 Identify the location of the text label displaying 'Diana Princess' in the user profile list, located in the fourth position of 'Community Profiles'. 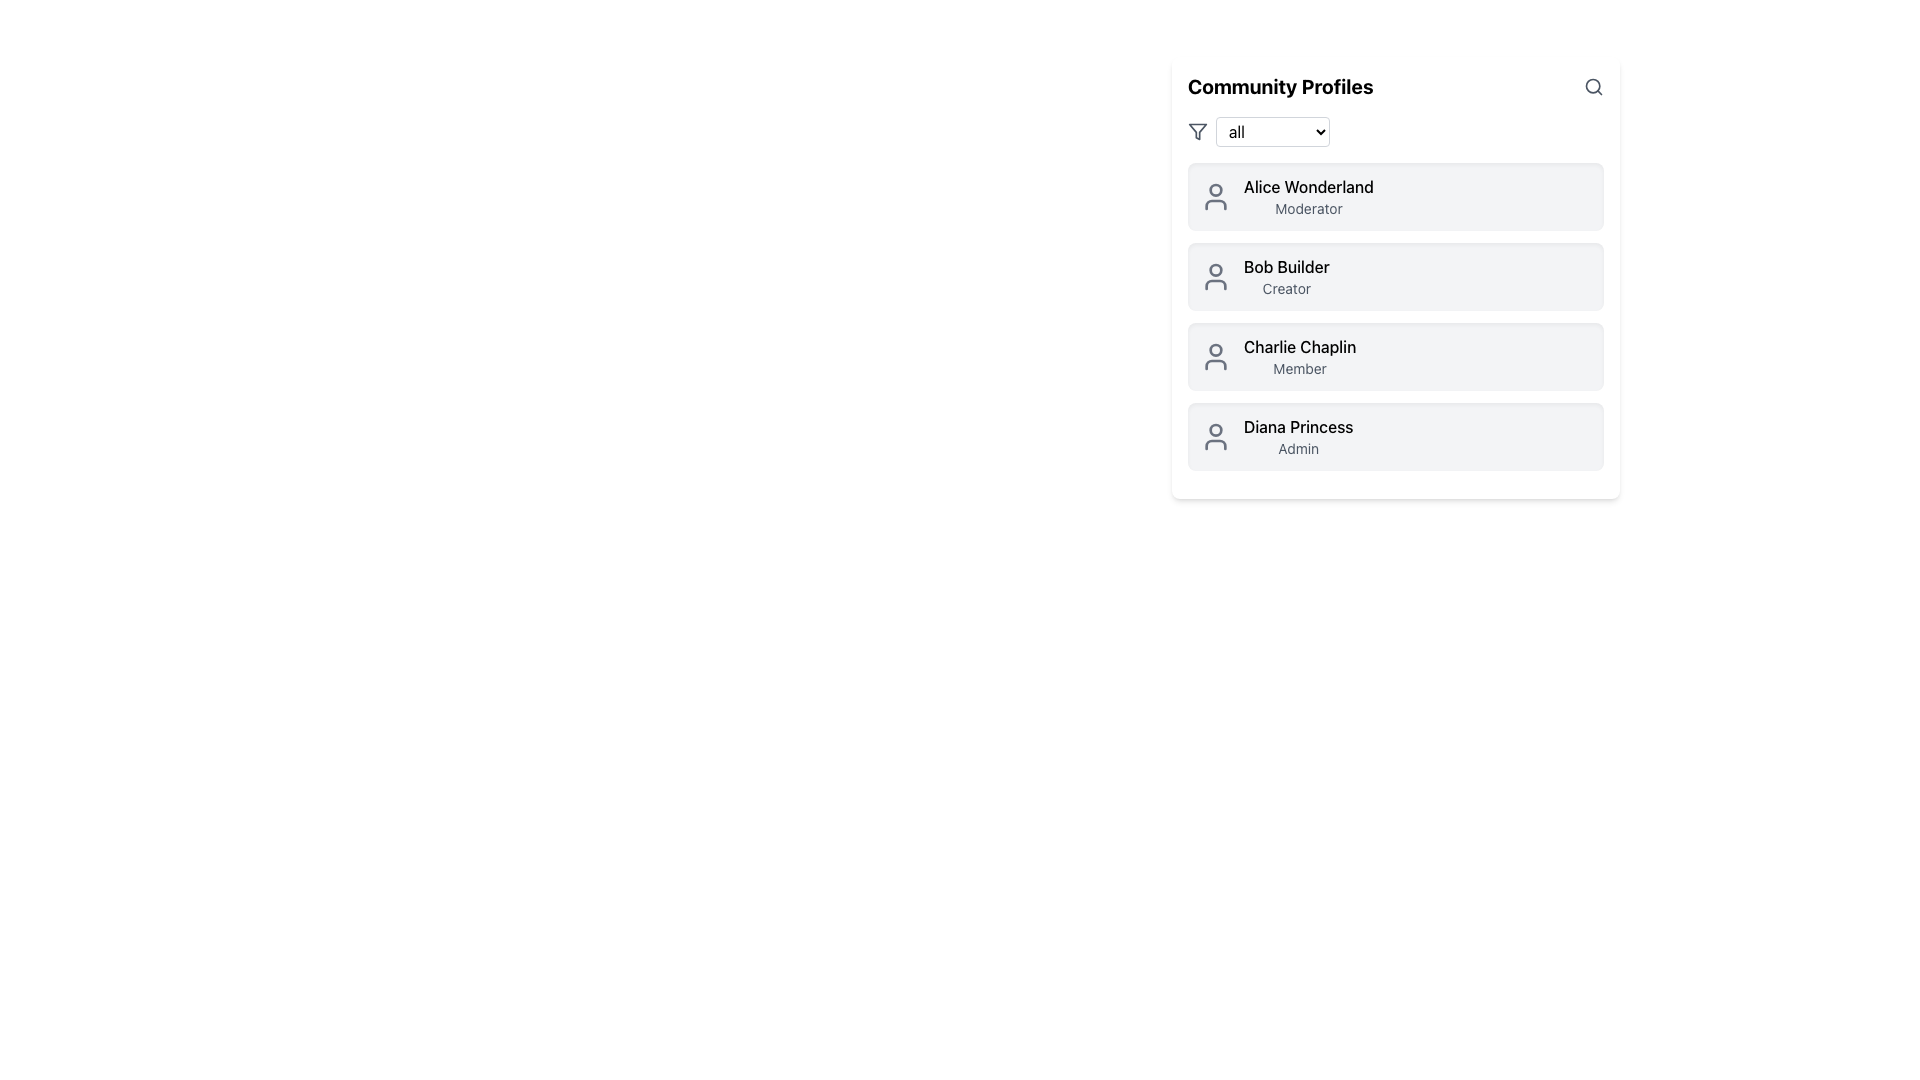
(1298, 426).